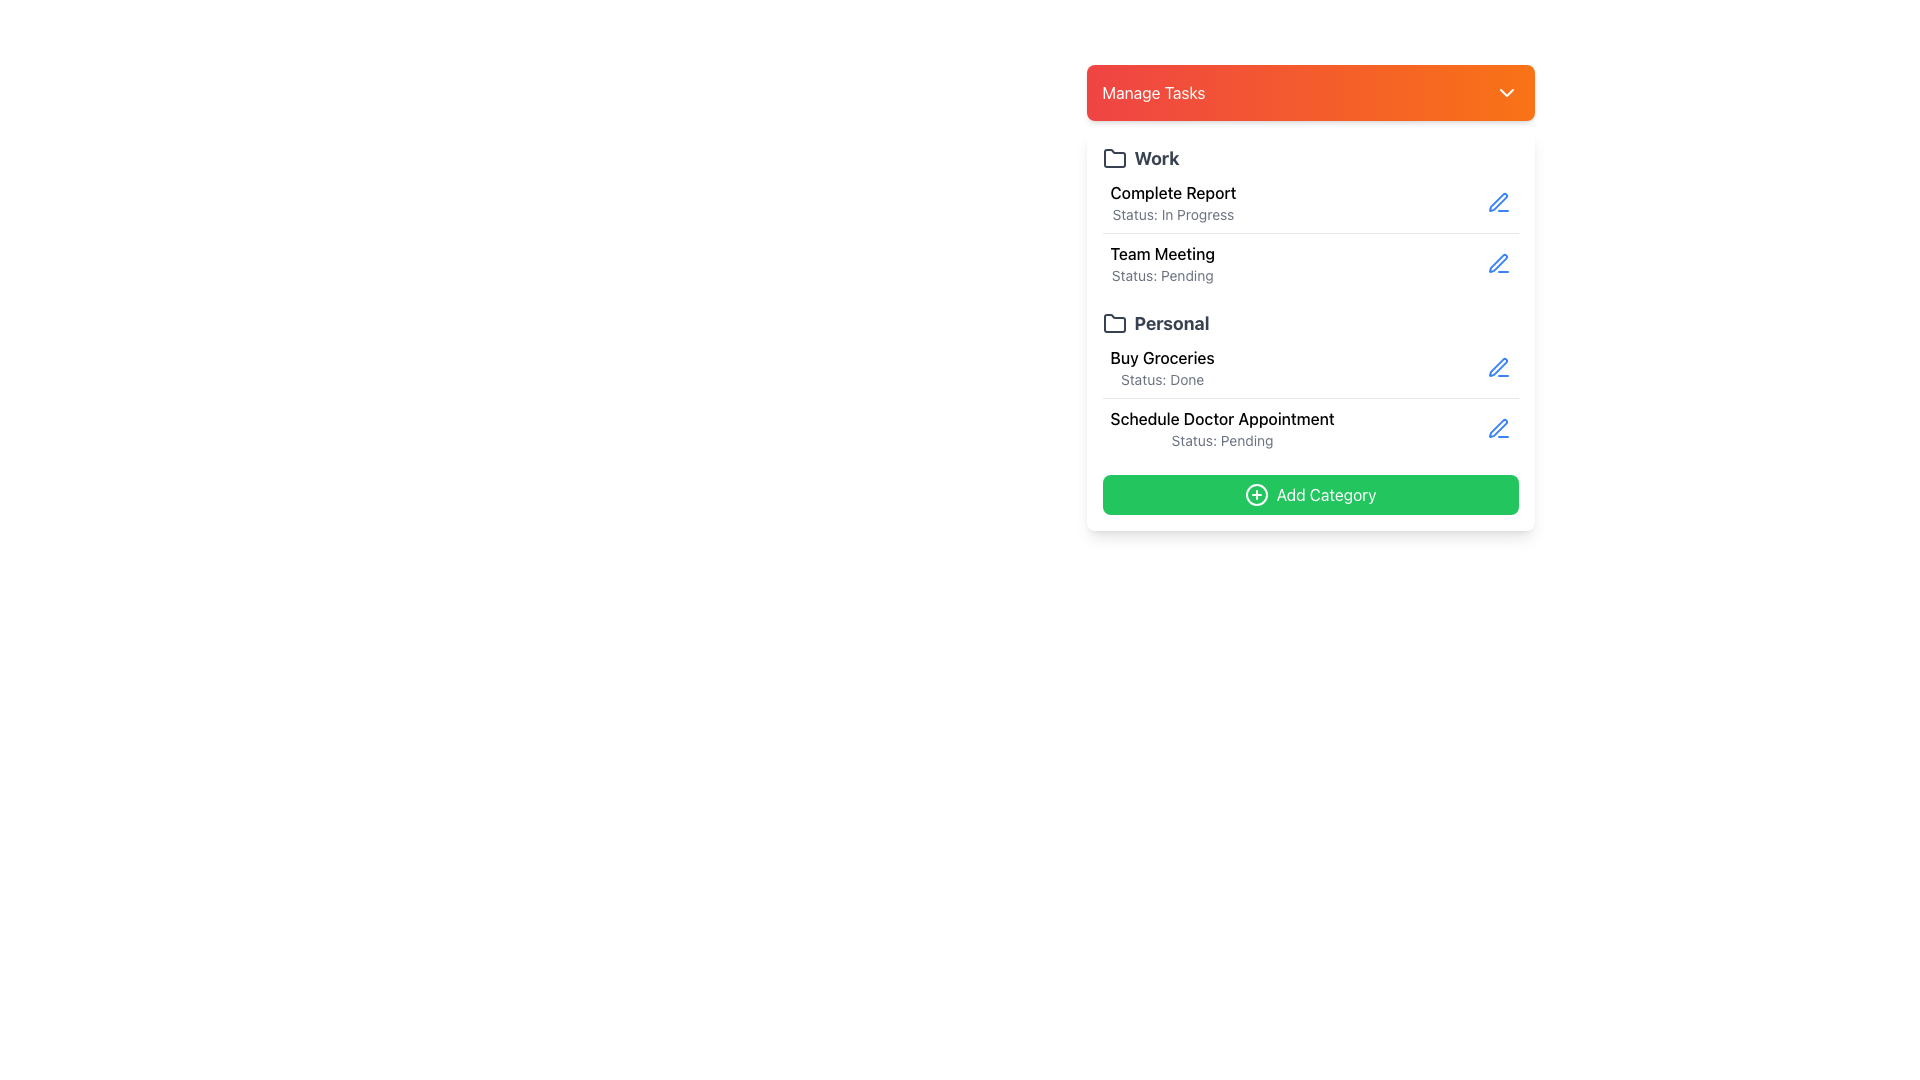 Image resolution: width=1920 pixels, height=1080 pixels. I want to click on the Task item displaying 'Schedule Doctor Appointment' with status 'Pending', which is the third item in the Personal category of the task management interface, so click(1221, 427).